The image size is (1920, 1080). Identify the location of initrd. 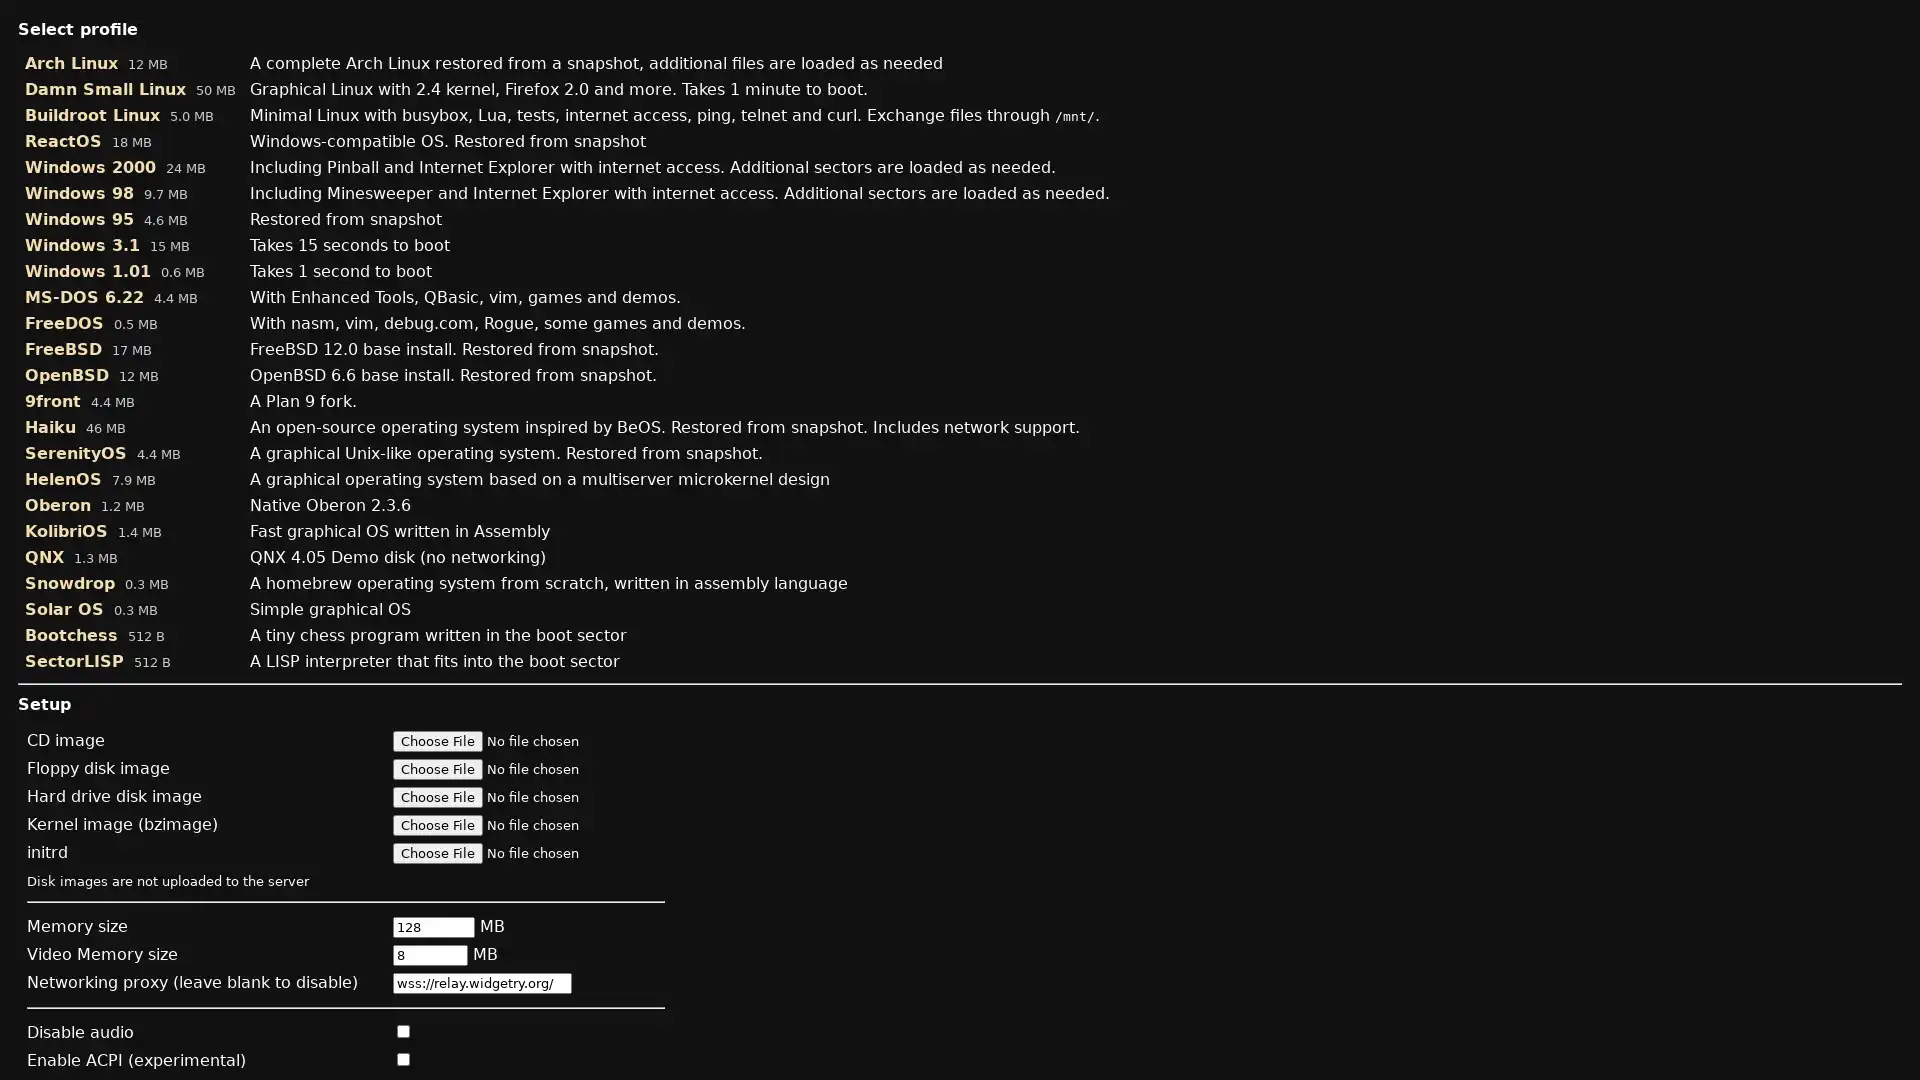
(528, 853).